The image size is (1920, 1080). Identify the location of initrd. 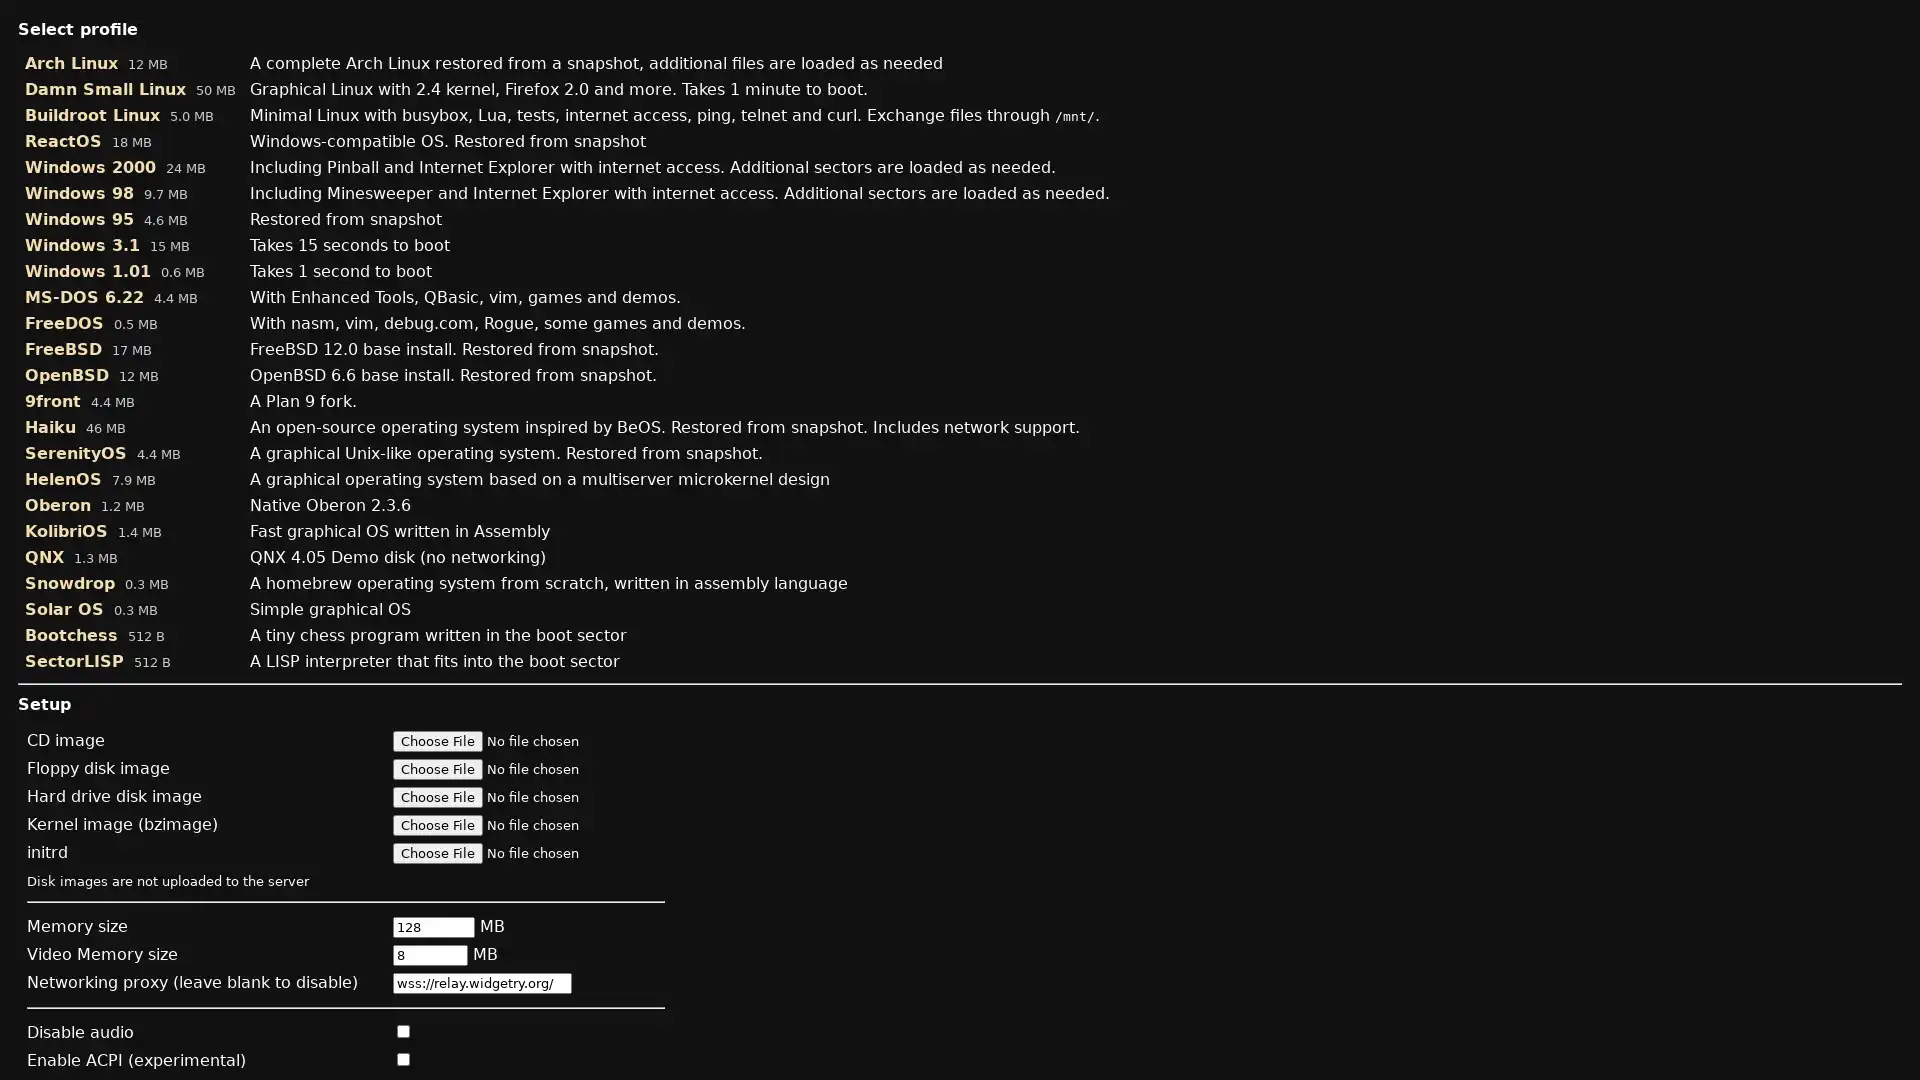
(528, 853).